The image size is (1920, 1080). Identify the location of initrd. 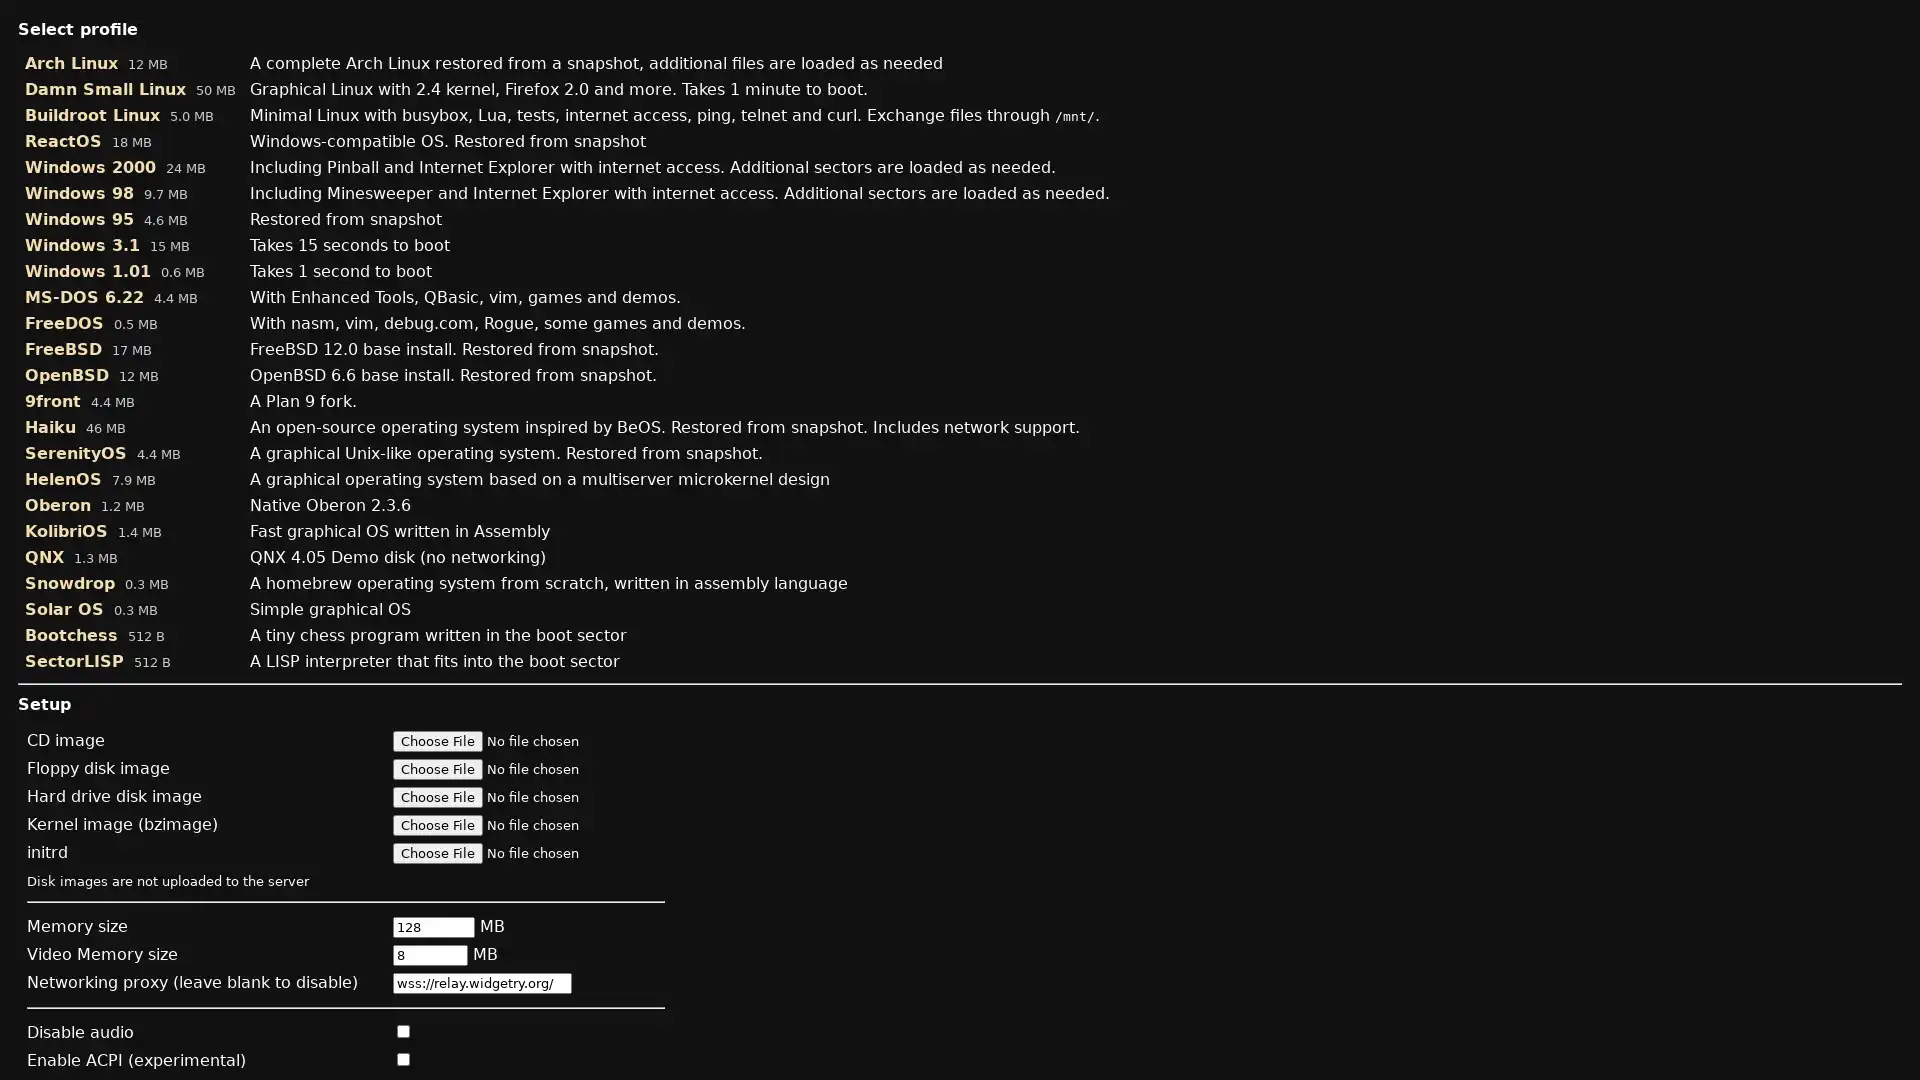
(528, 853).